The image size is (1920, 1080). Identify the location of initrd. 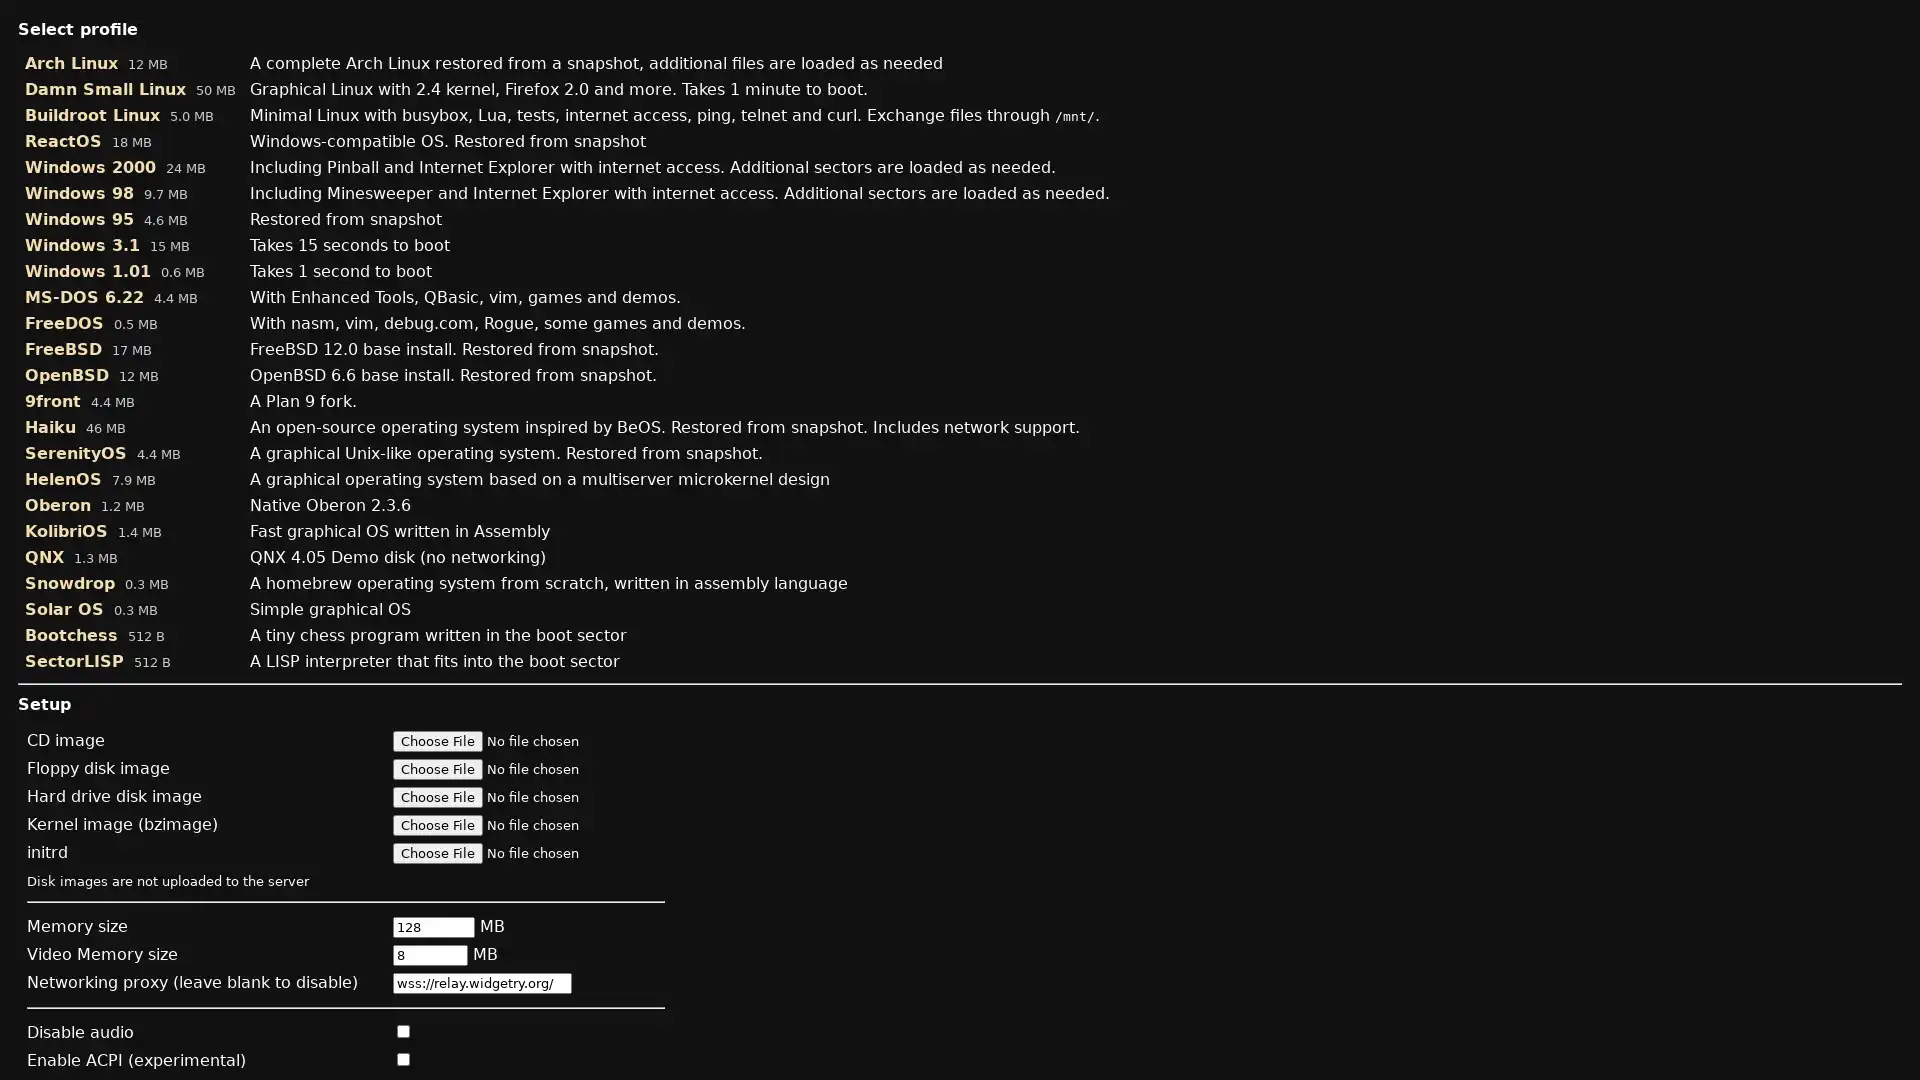
(528, 853).